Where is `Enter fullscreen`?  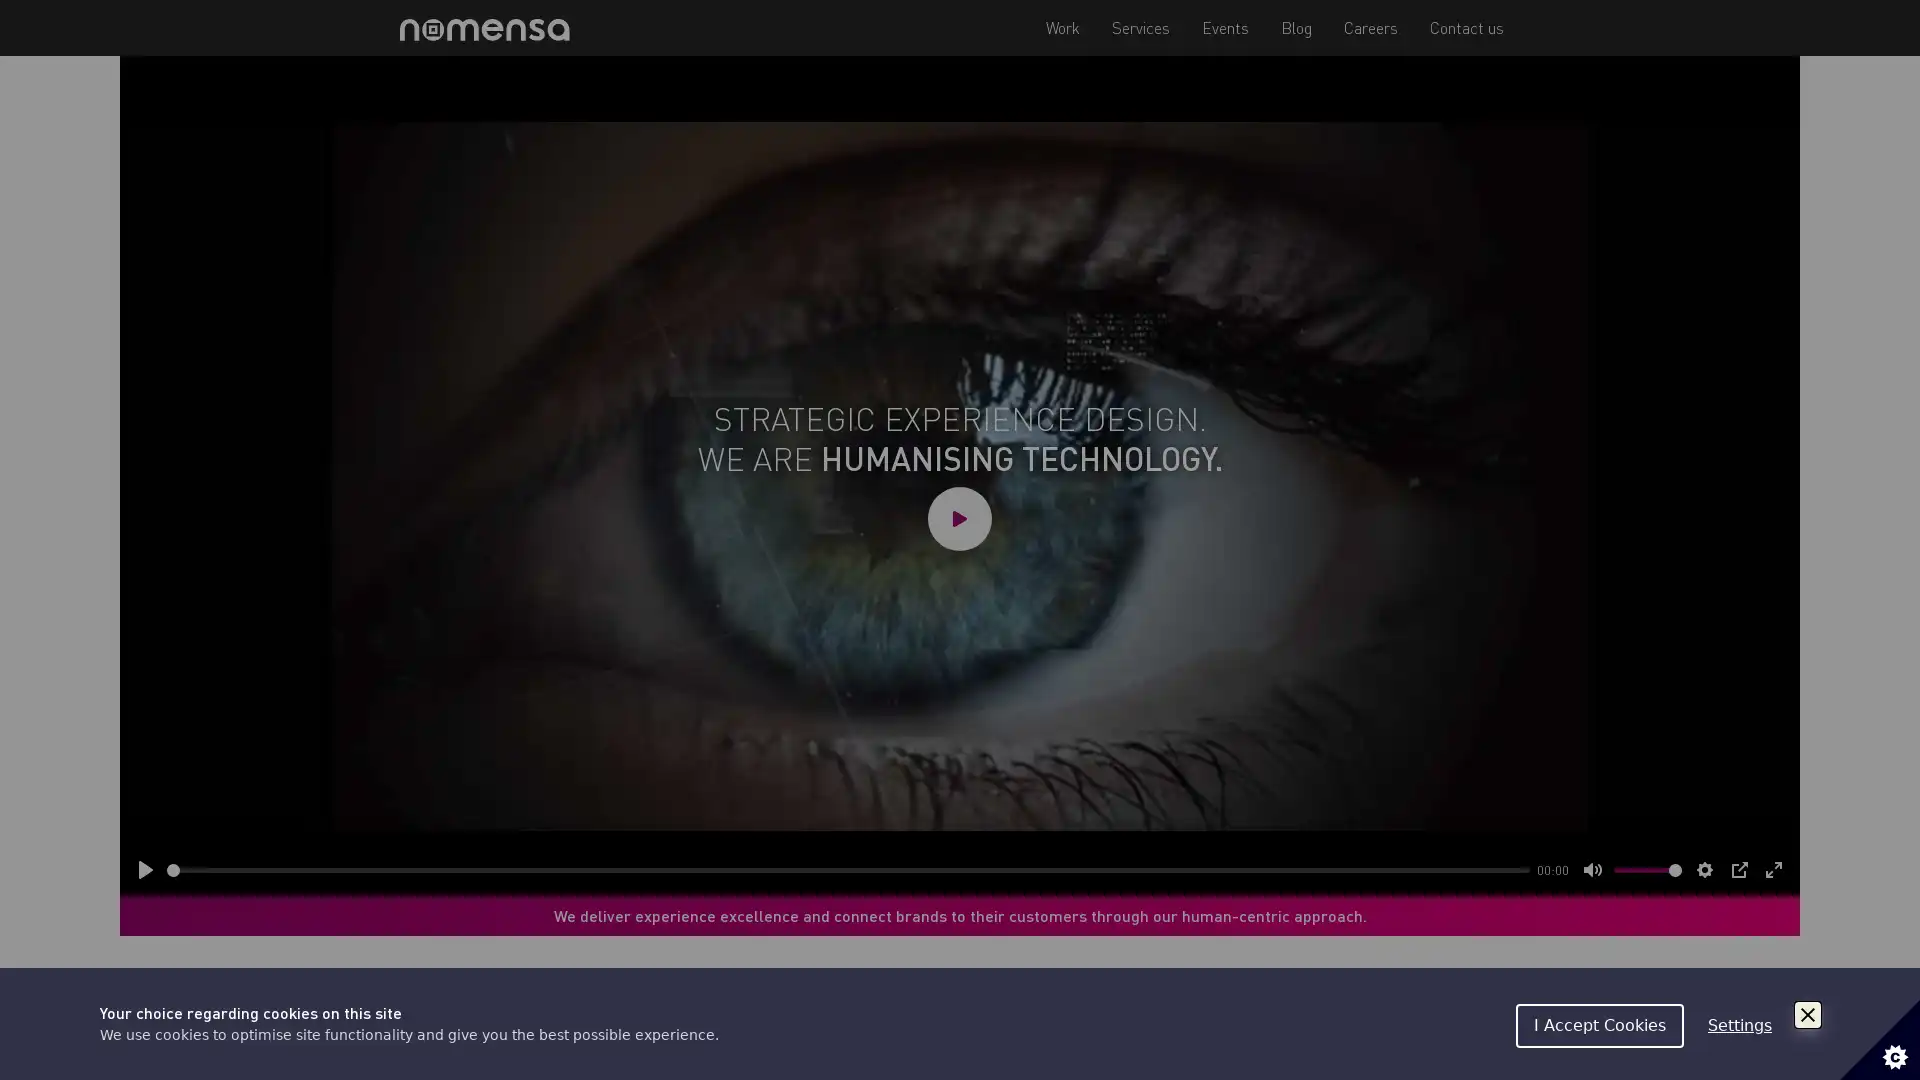
Enter fullscreen is located at coordinates (1774, 869).